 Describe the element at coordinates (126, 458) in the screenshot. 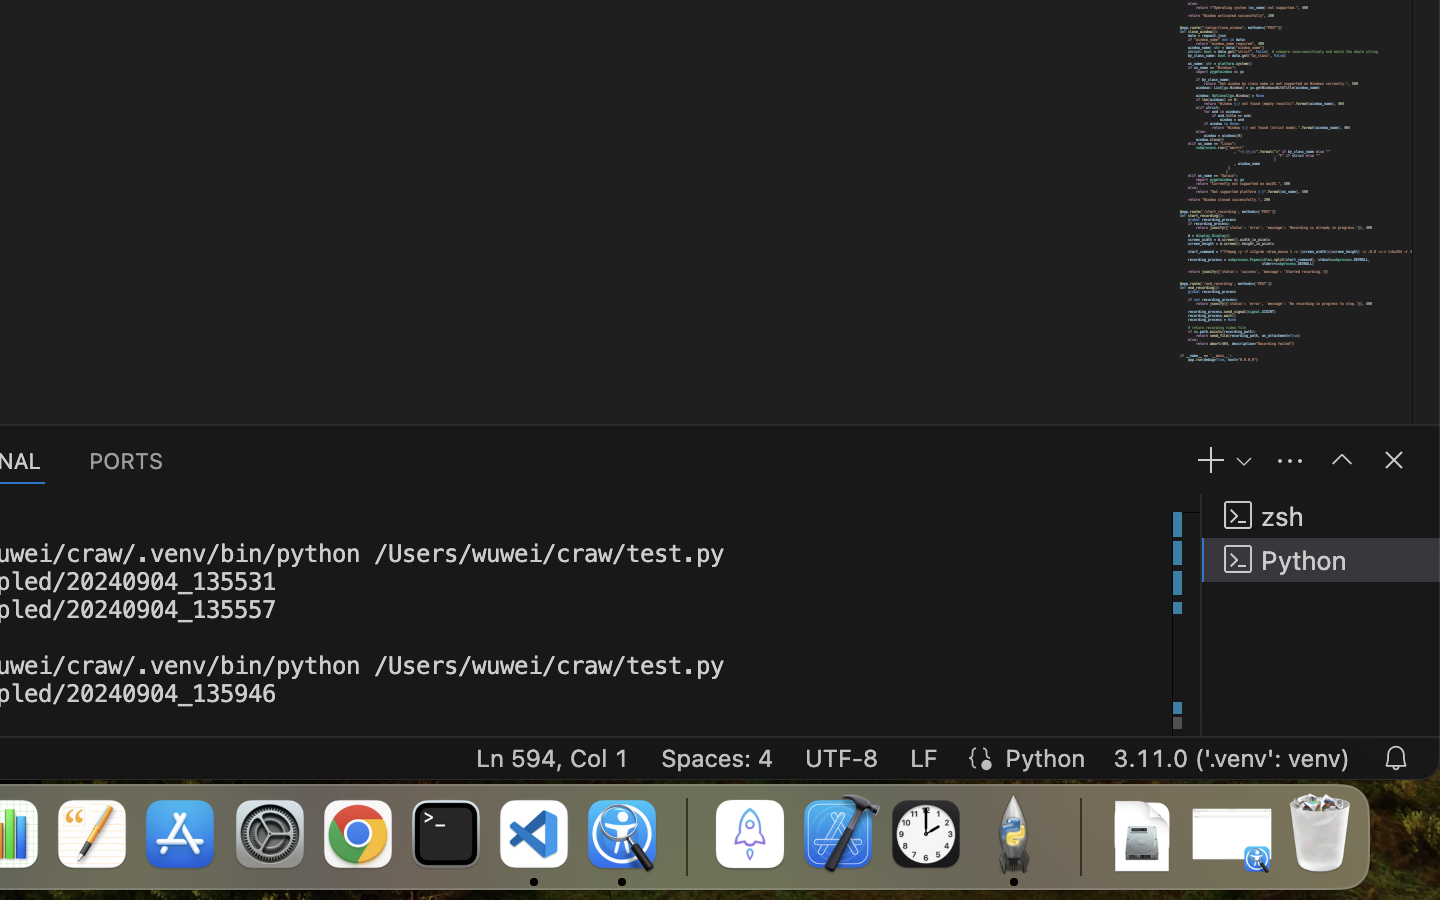

I see `'0 PORTS'` at that location.